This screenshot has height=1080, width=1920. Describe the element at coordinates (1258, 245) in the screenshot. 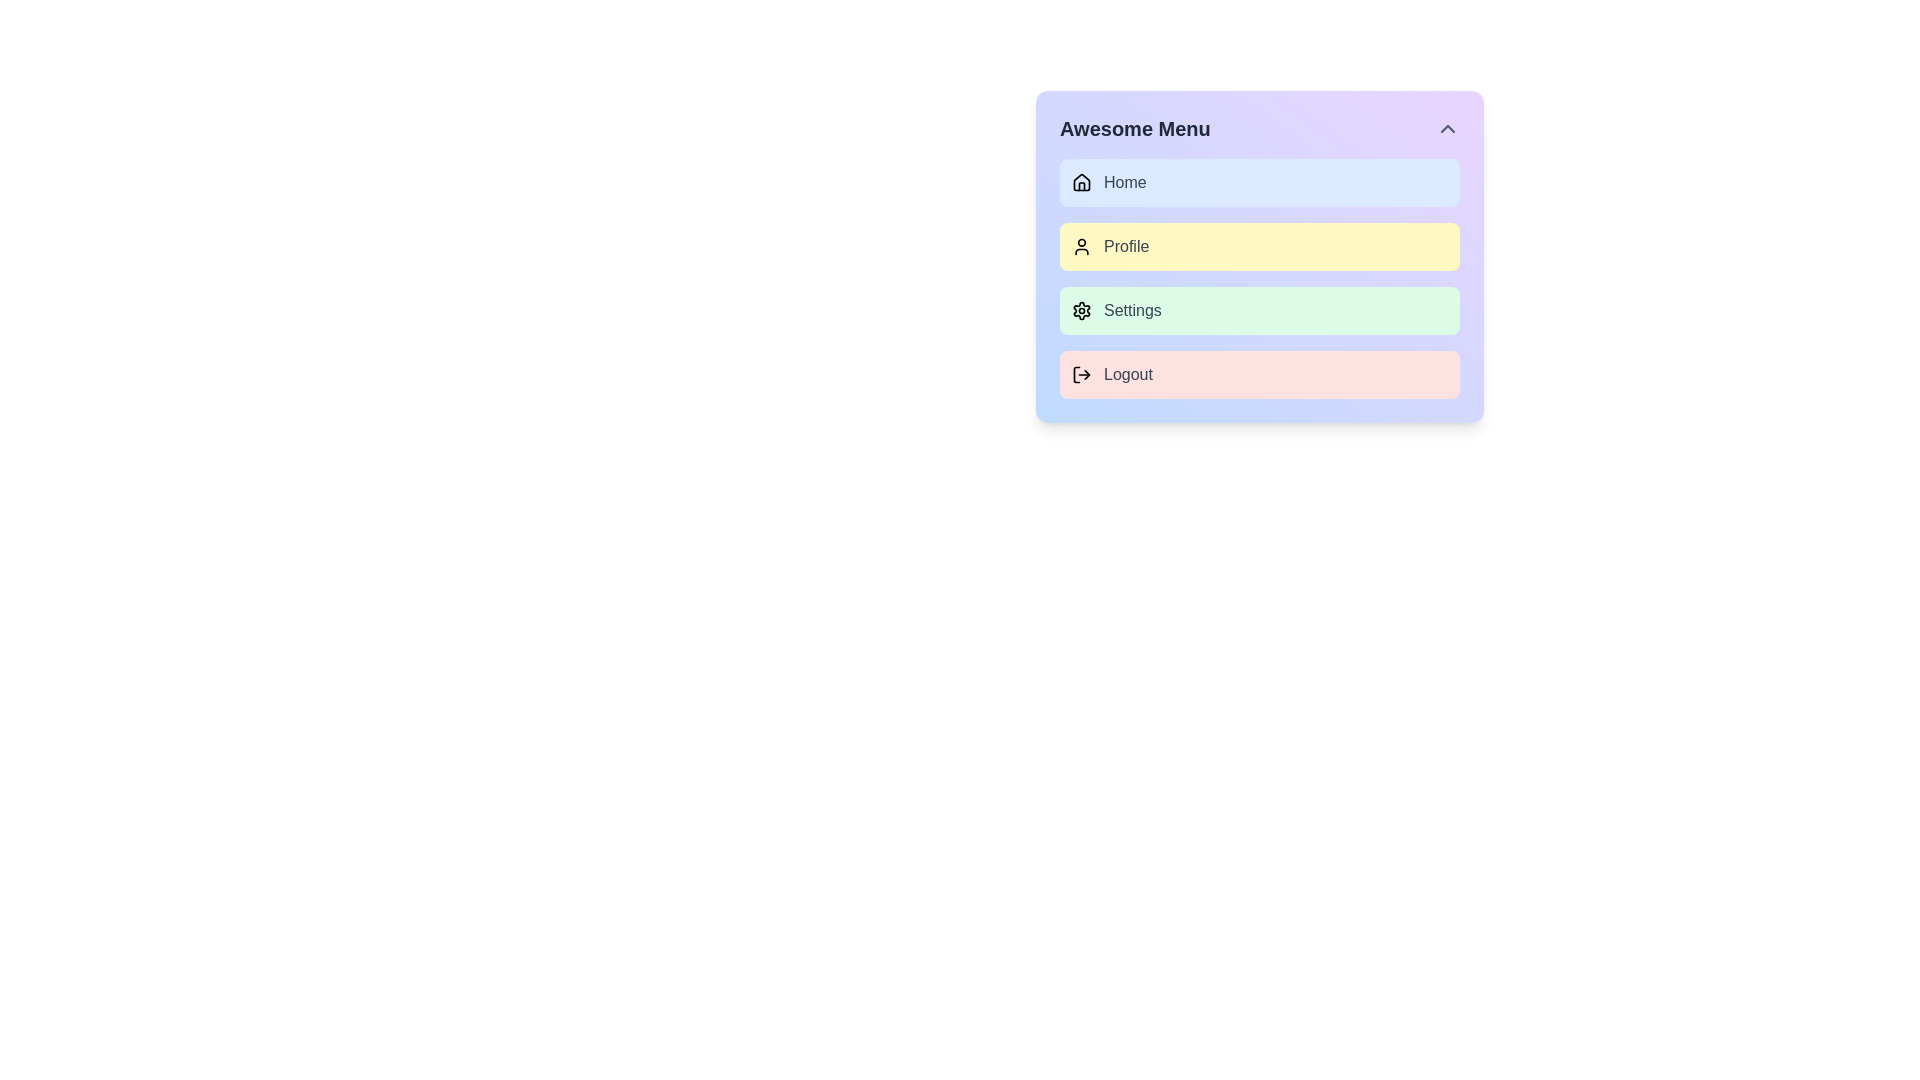

I see `the 'Profile' button located in the vertical menu, positioned as the second item between 'Home' and 'Settings'` at that location.